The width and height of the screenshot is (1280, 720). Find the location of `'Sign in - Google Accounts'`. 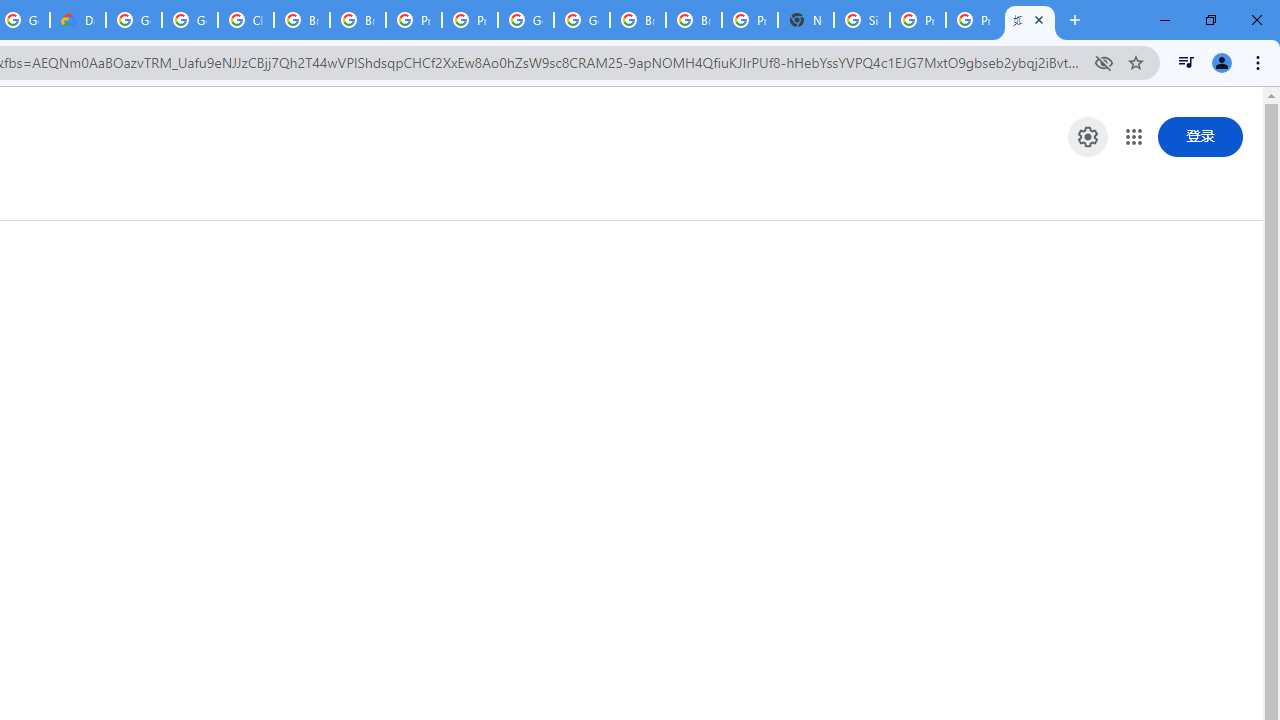

'Sign in - Google Accounts' is located at coordinates (862, 20).